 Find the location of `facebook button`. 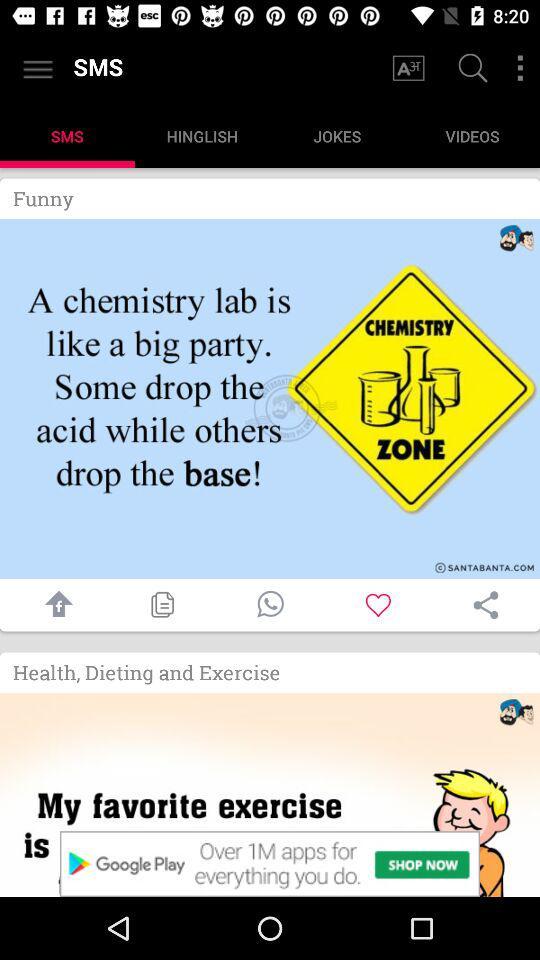

facebook button is located at coordinates (54, 604).